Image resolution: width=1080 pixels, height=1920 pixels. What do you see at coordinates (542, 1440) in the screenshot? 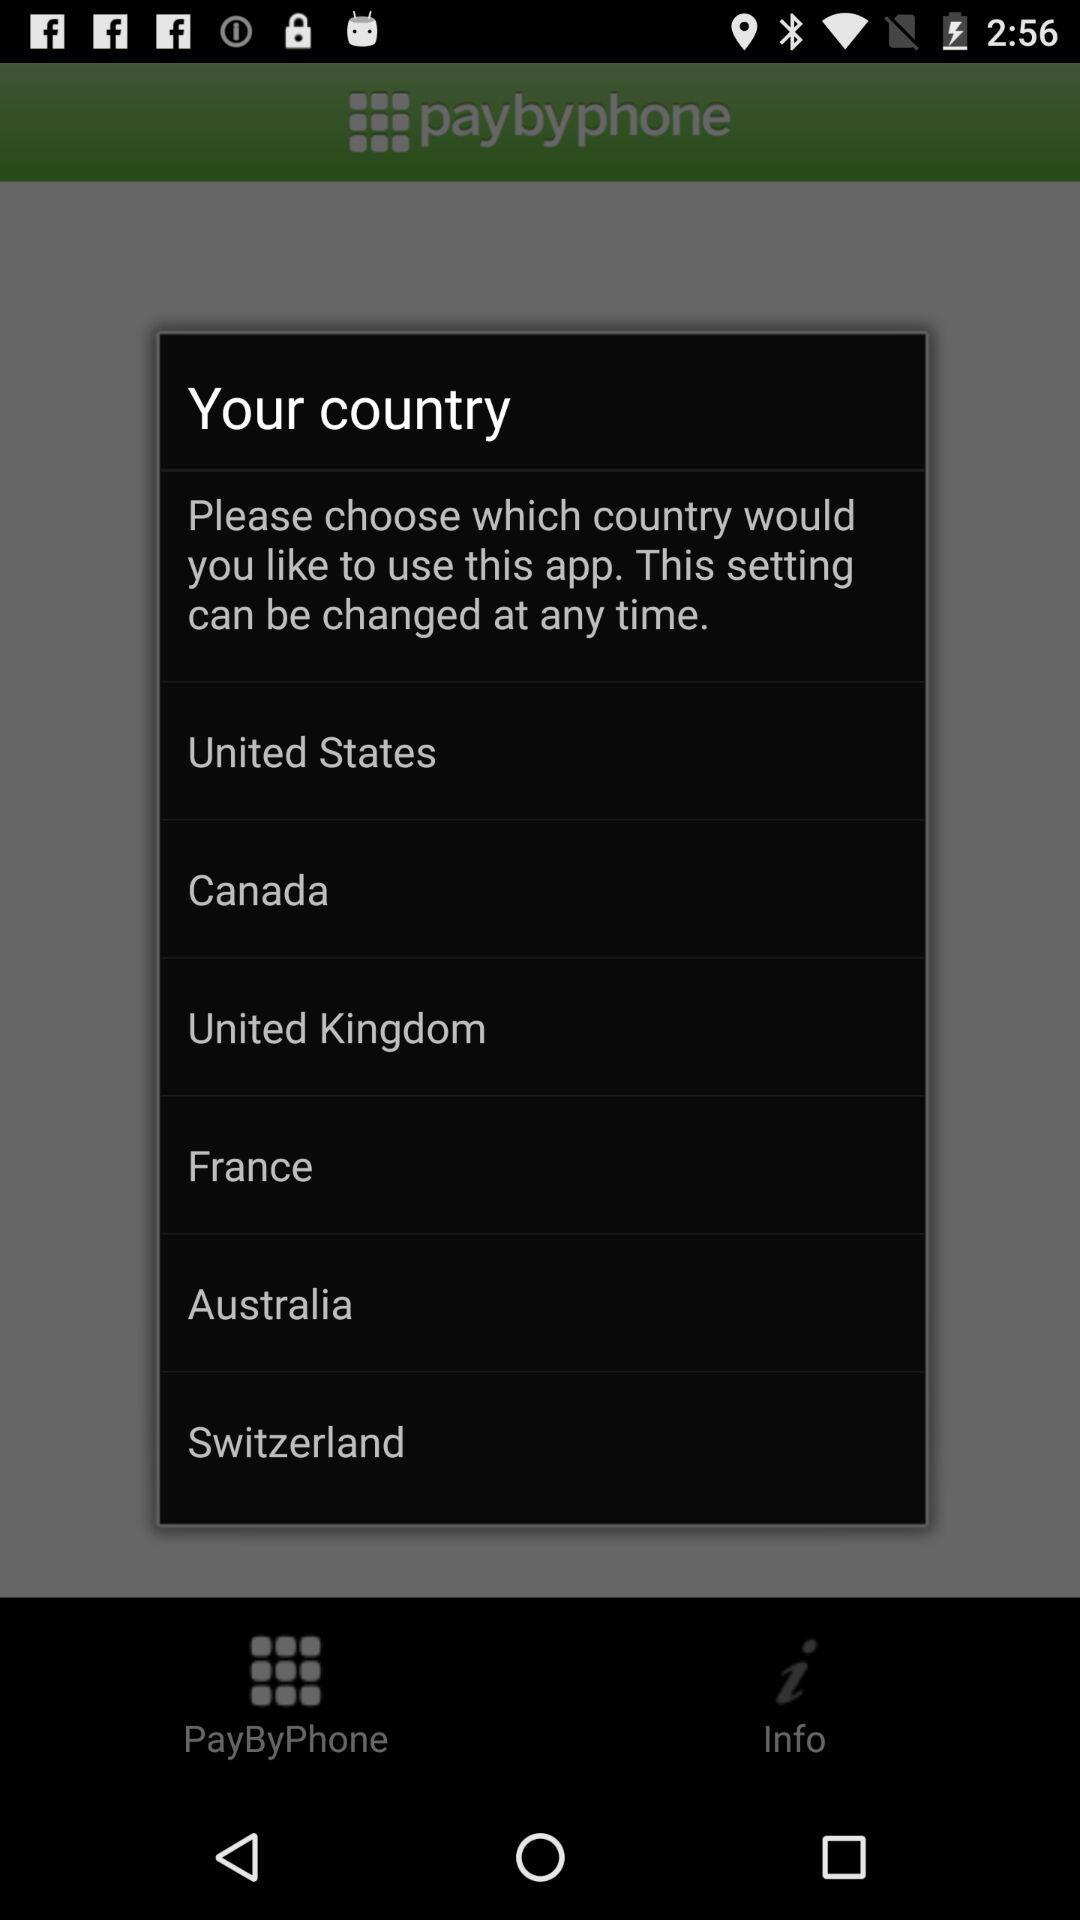
I see `the switzerland` at bounding box center [542, 1440].